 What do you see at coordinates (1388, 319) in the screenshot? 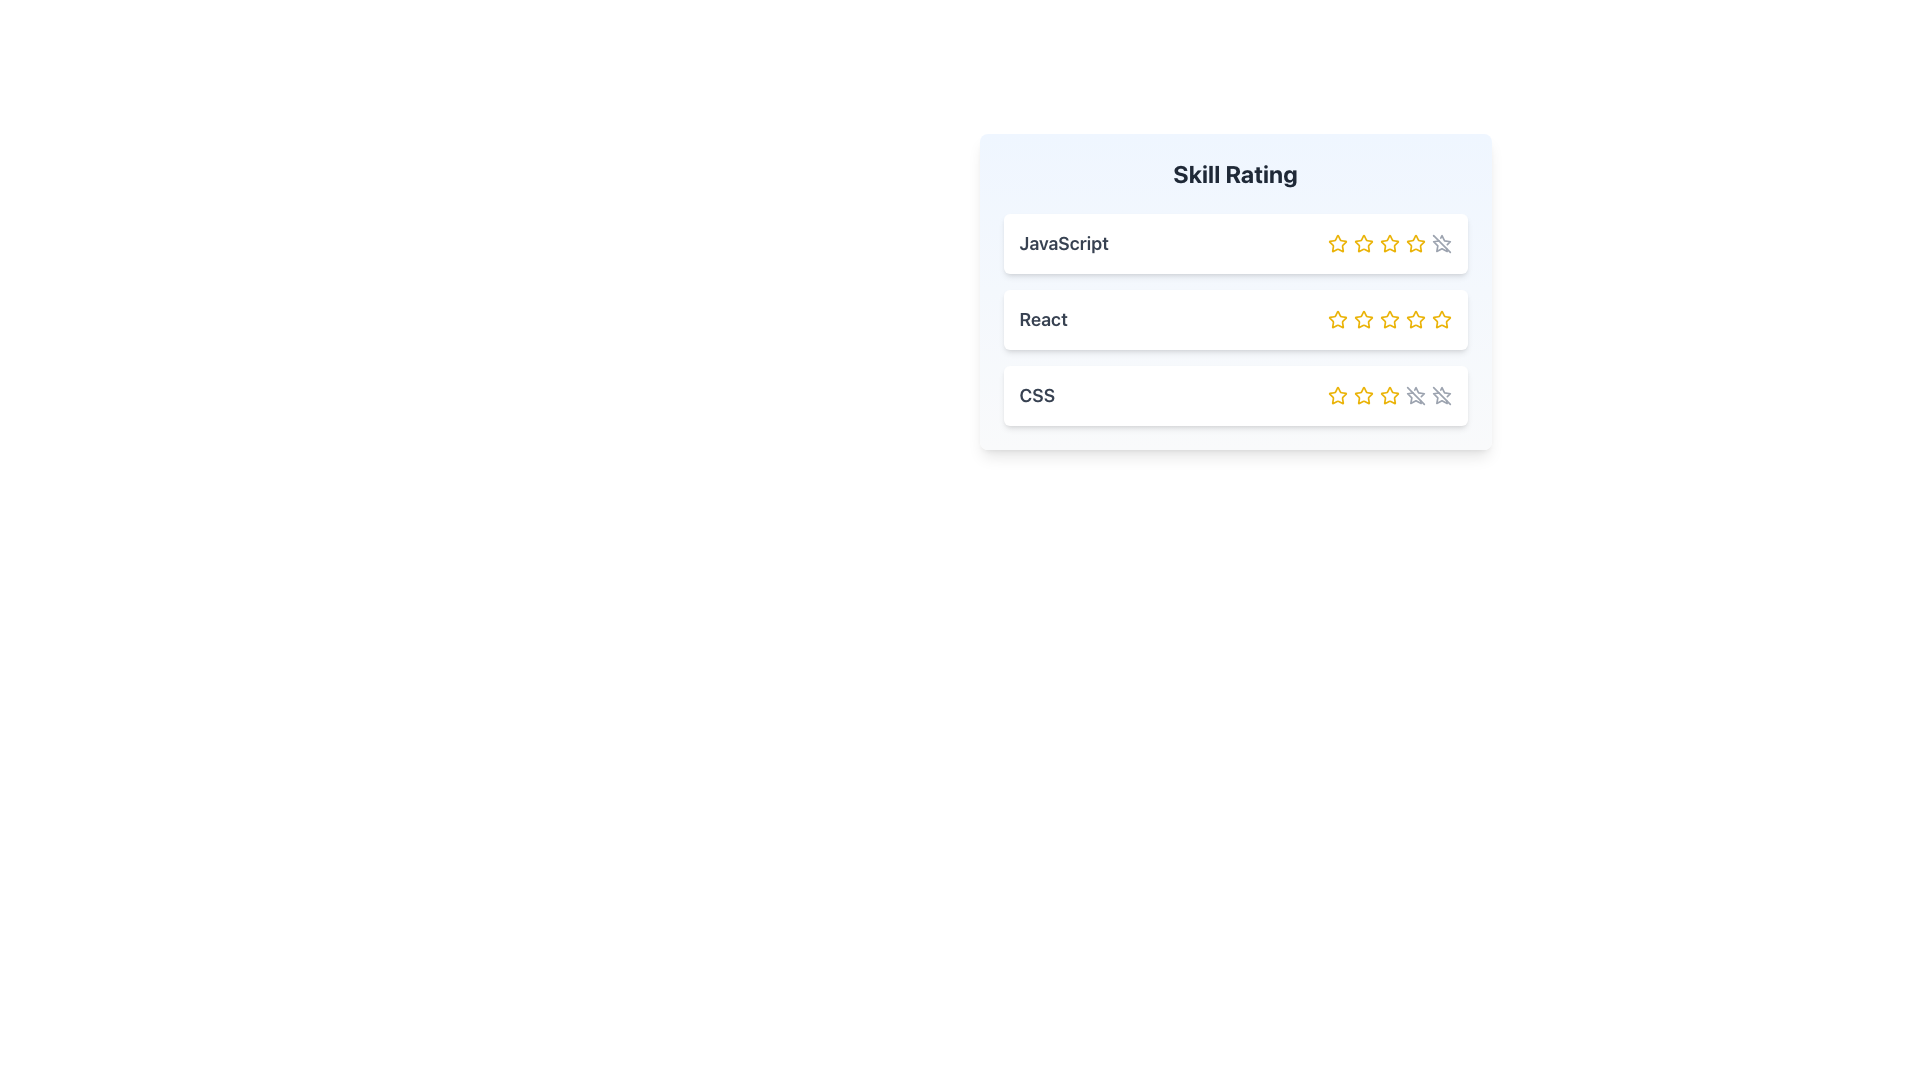
I see `the fourth star icon in the rating system for the skill 'React' to assign a rating value` at bounding box center [1388, 319].